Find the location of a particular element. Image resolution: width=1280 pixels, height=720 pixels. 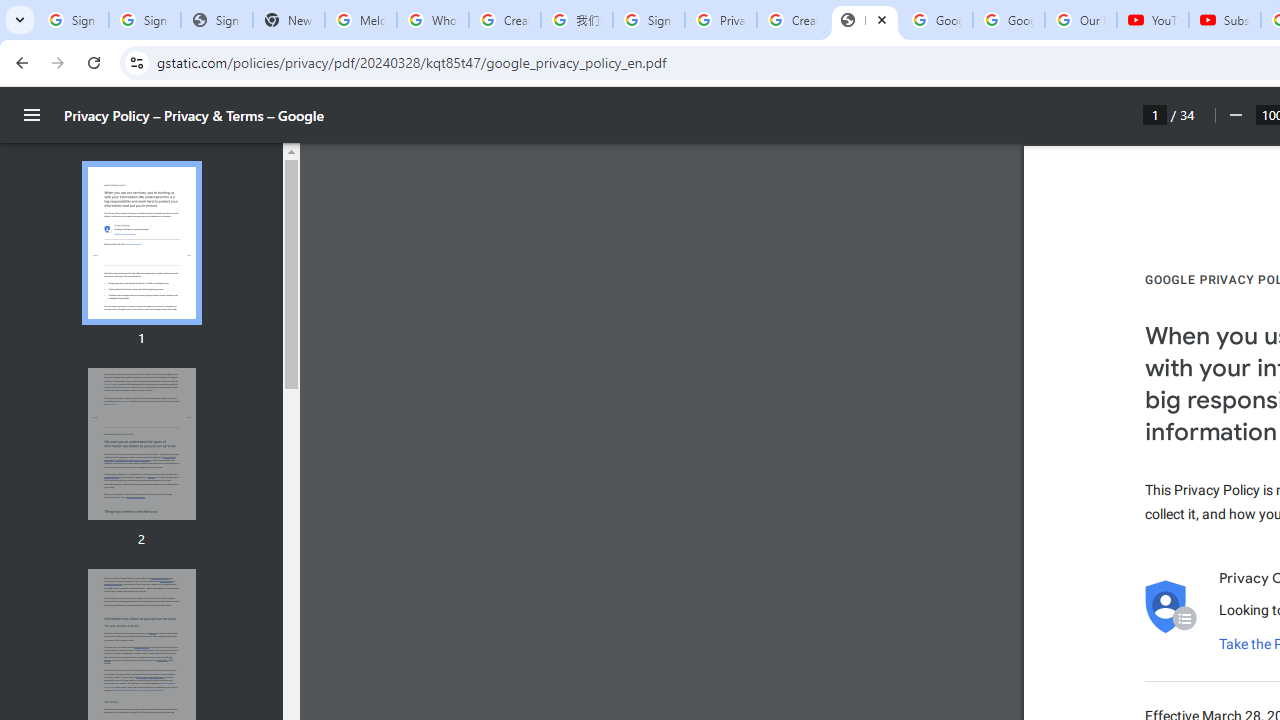

'Menu' is located at coordinates (32, 115).